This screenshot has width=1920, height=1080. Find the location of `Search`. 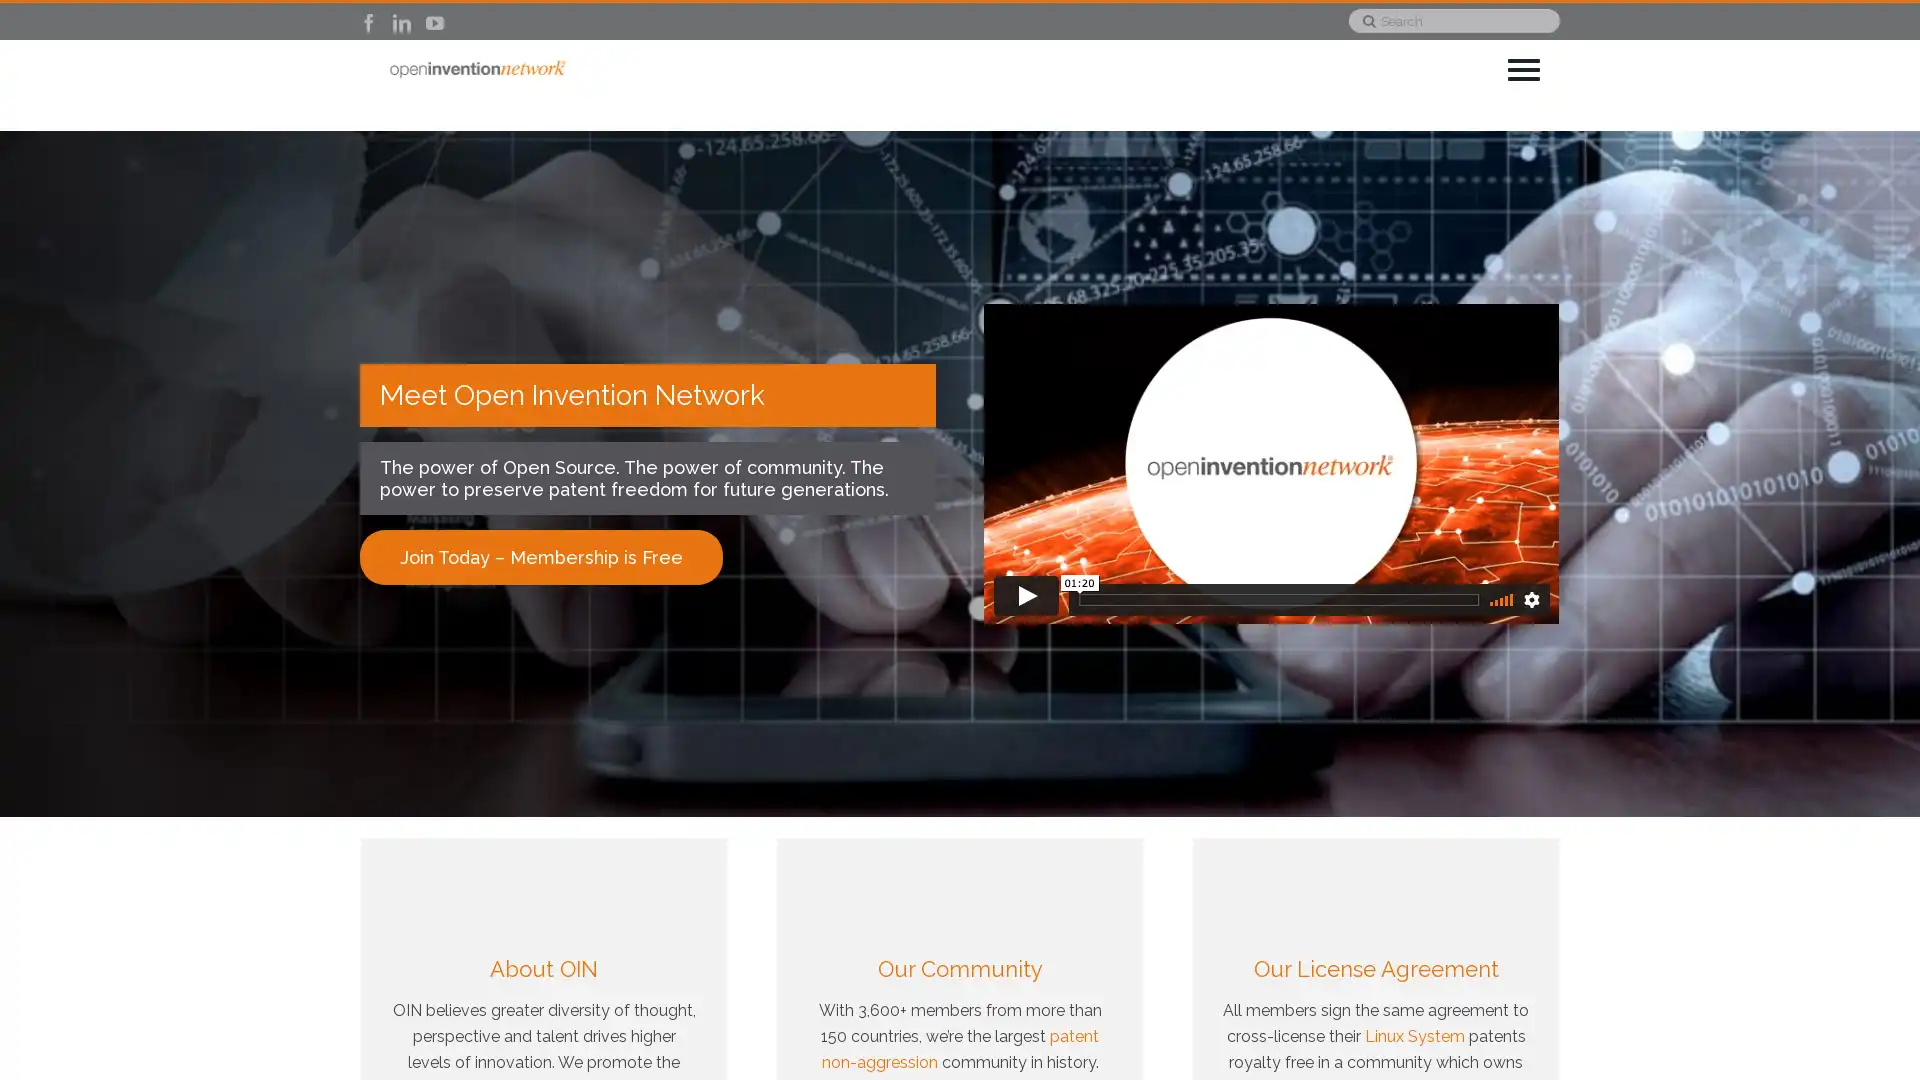

Search is located at coordinates (1360, 20).